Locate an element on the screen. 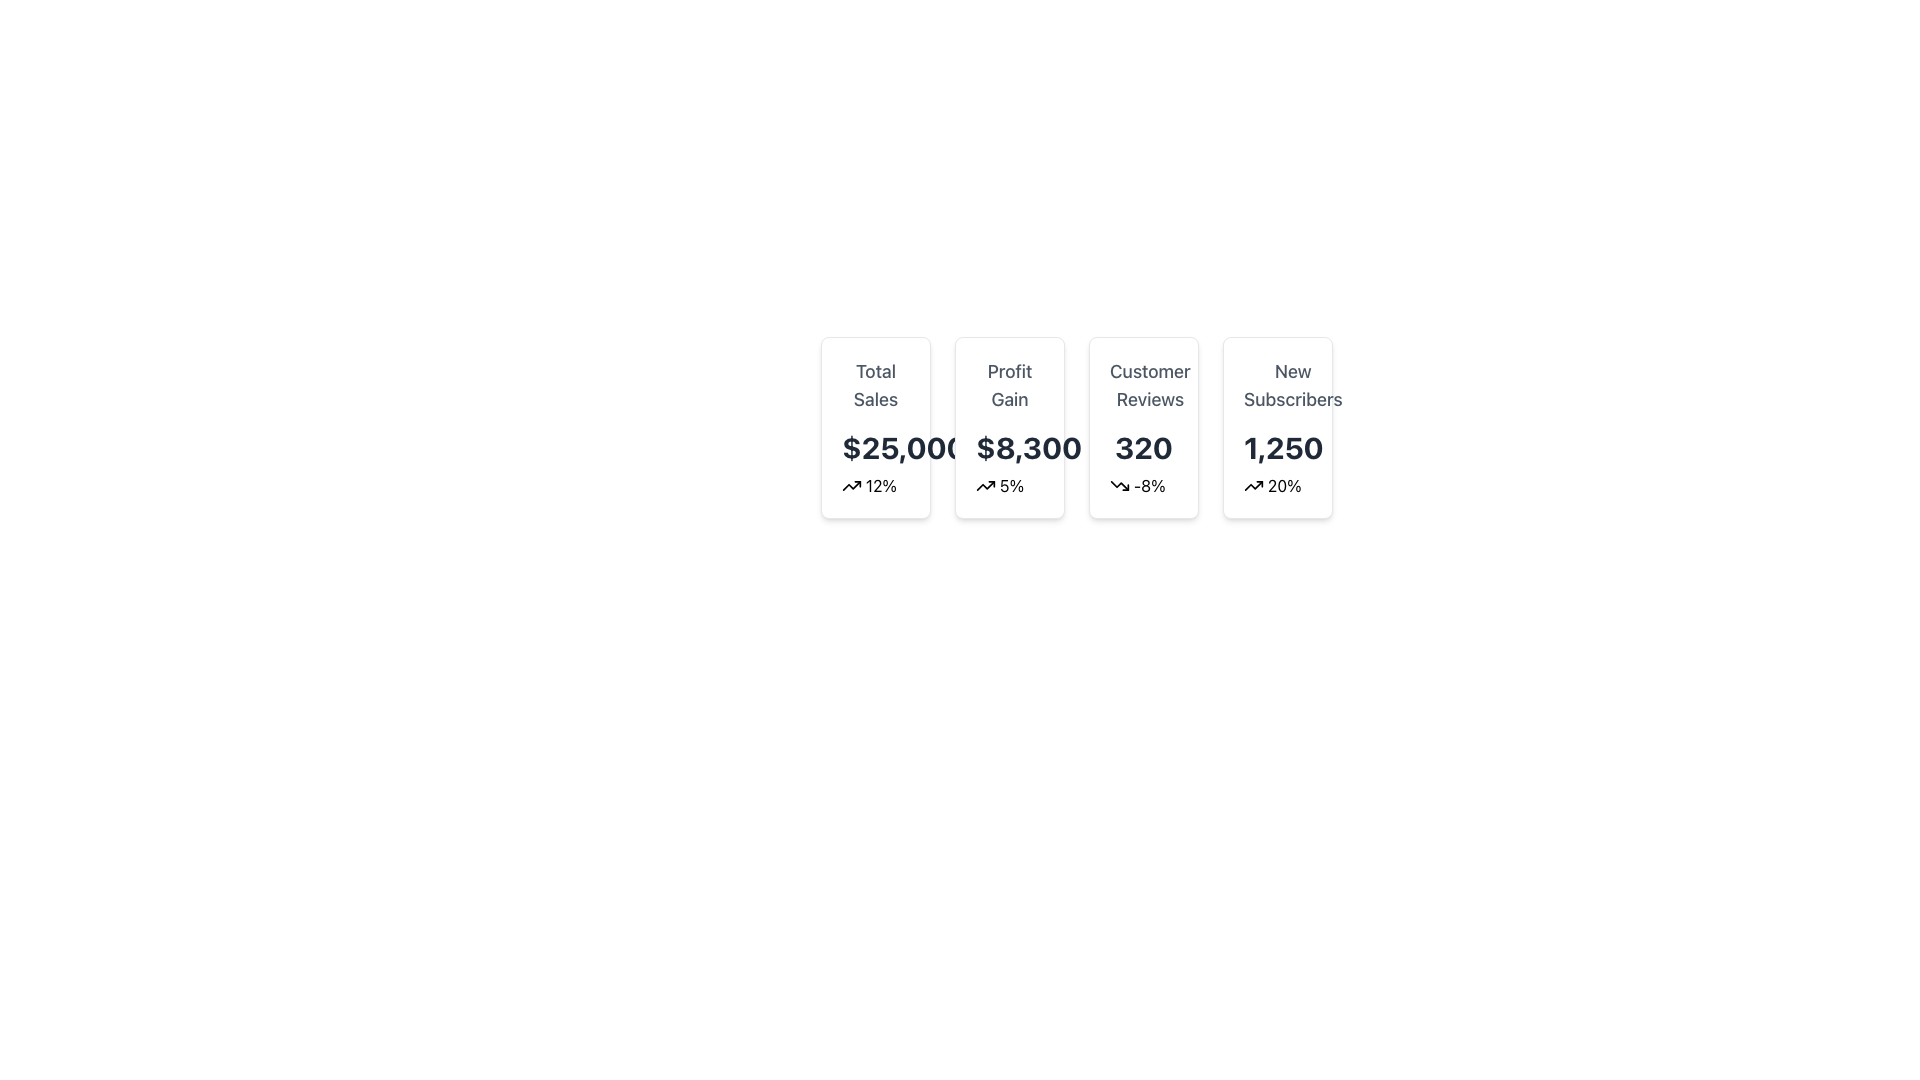  the 'New Subscribers' label, which is located in the rightmost card of a row of cards, displaying in dark gray font and centered alignment is located at coordinates (1276, 385).